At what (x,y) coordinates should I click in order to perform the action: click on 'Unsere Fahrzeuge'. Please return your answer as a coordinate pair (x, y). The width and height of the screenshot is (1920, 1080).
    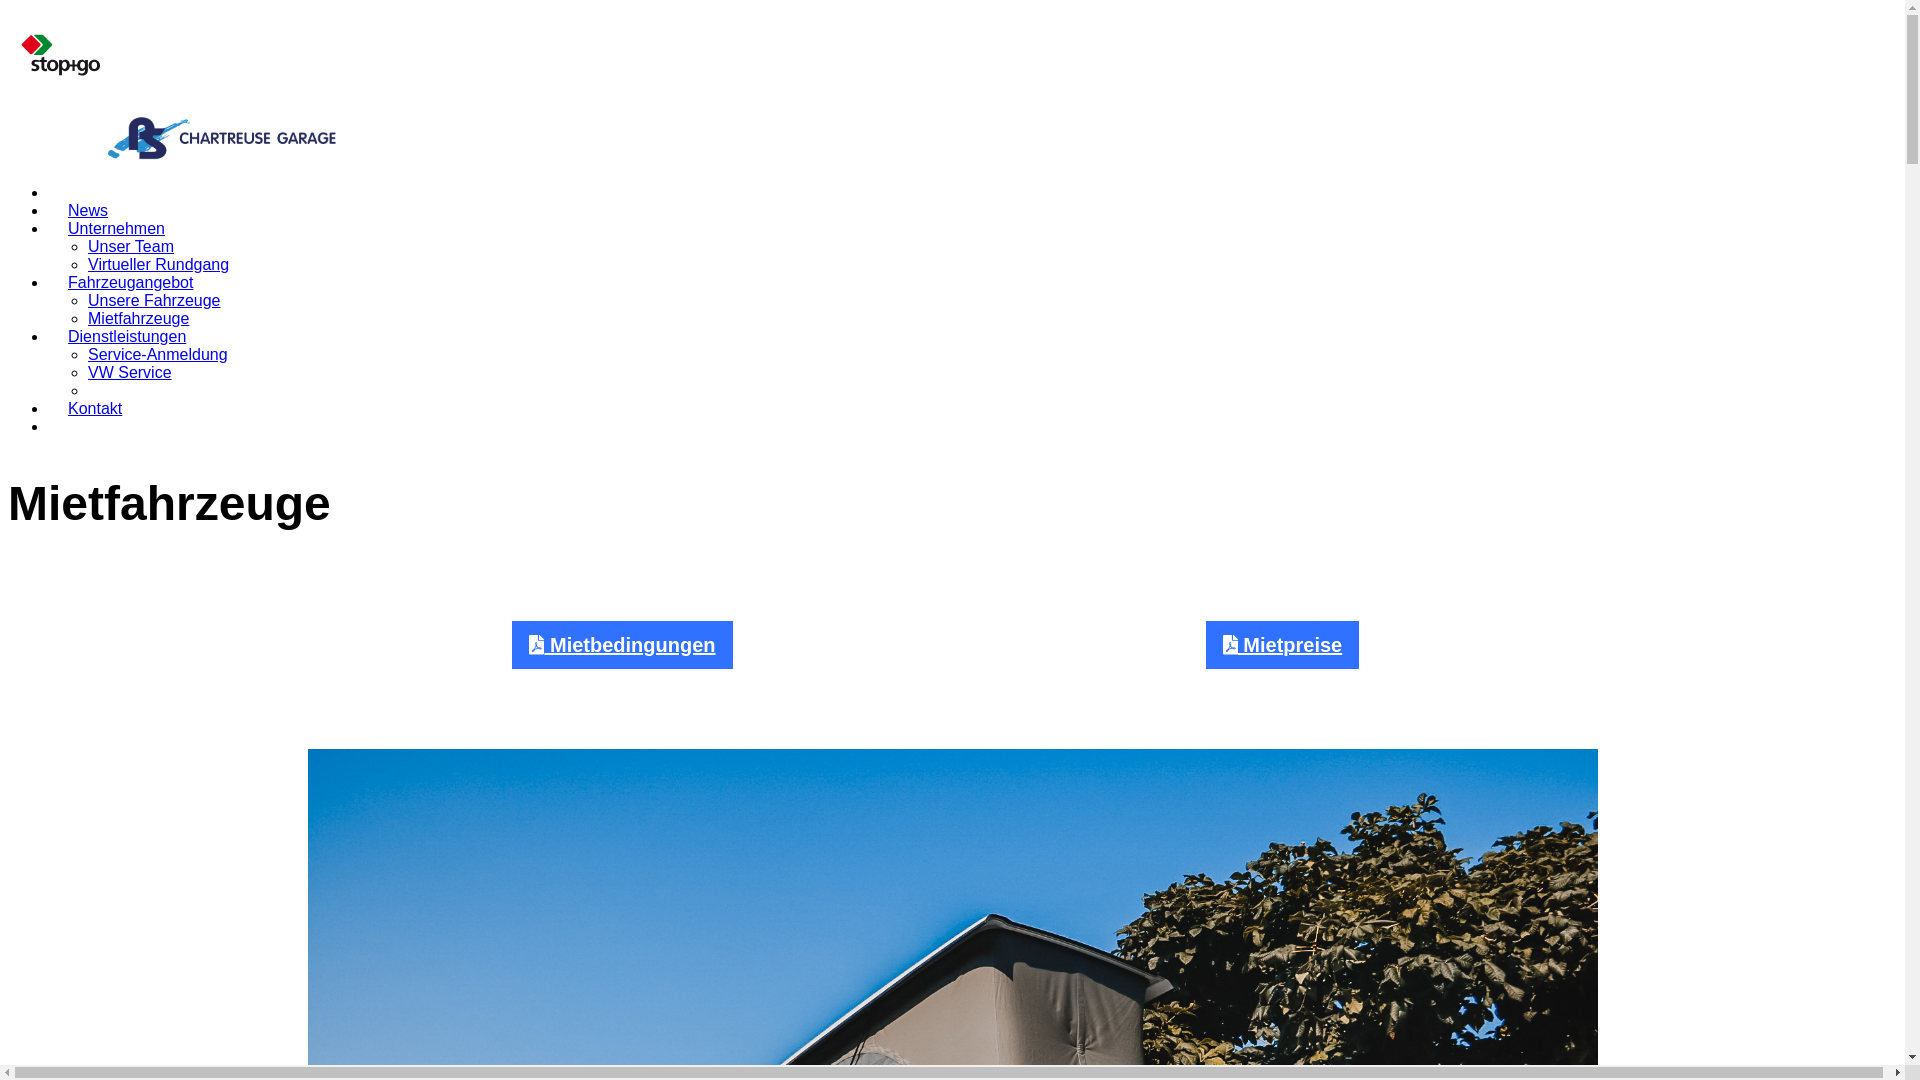
    Looking at the image, I should click on (153, 300).